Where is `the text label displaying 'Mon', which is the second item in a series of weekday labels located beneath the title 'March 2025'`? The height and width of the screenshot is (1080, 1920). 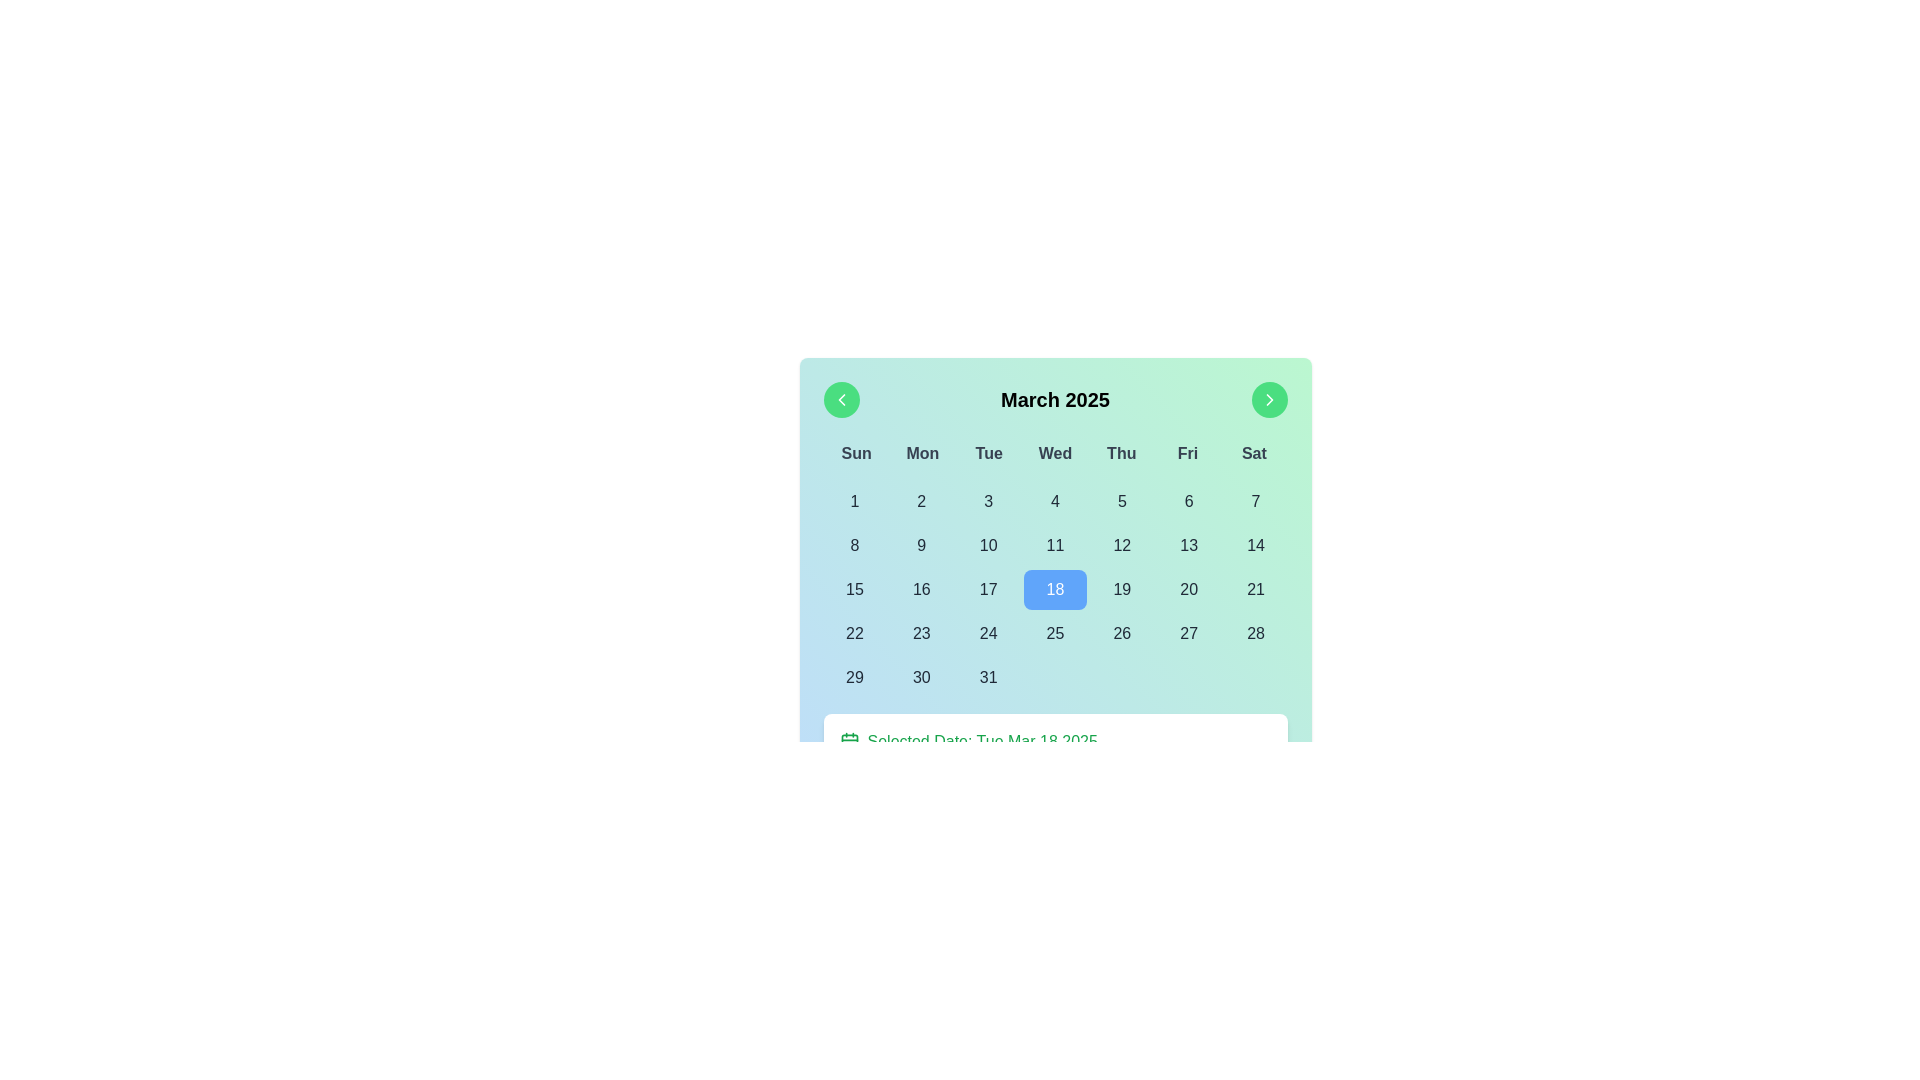 the text label displaying 'Mon', which is the second item in a series of weekday labels located beneath the title 'March 2025' is located at coordinates (921, 454).